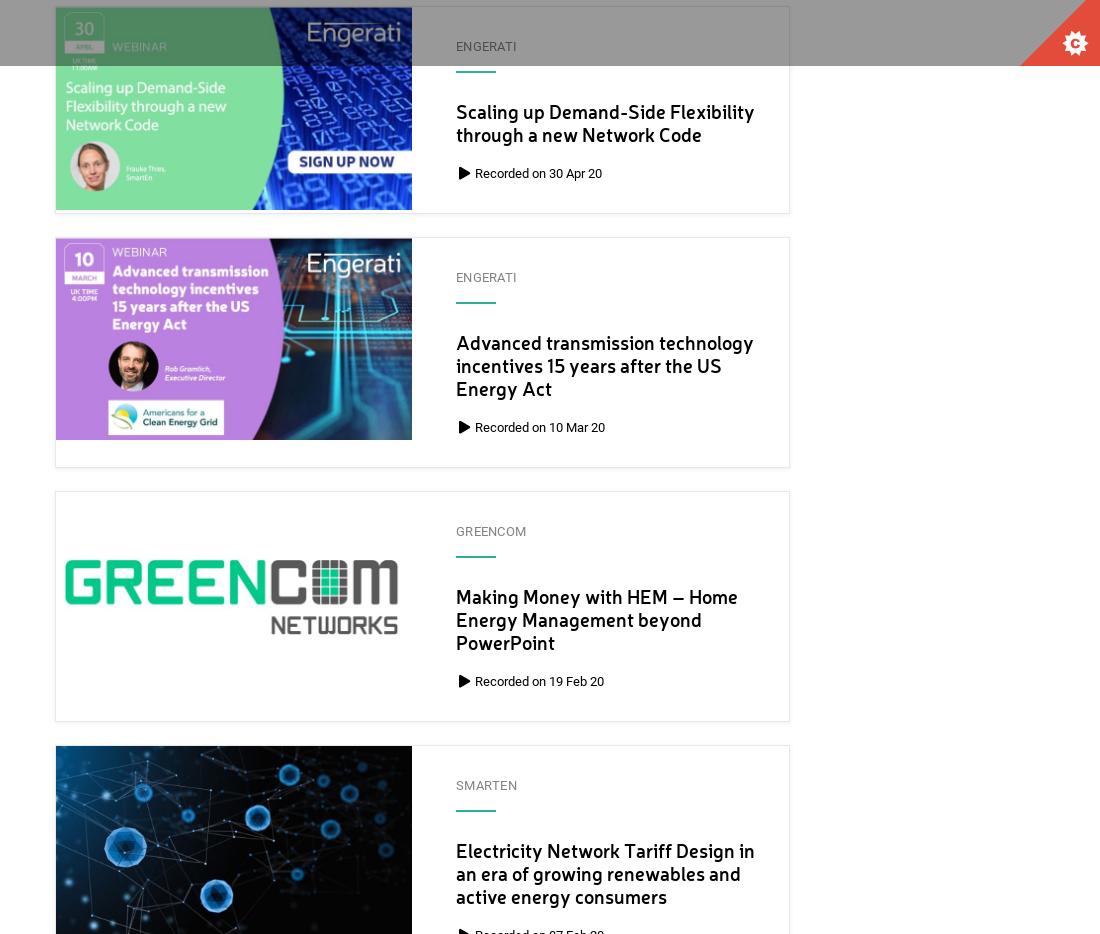 The image size is (1100, 934). Describe the element at coordinates (604, 367) in the screenshot. I see `'Advanced transmission technology incentives 15 years after the US Energy Act'` at that location.